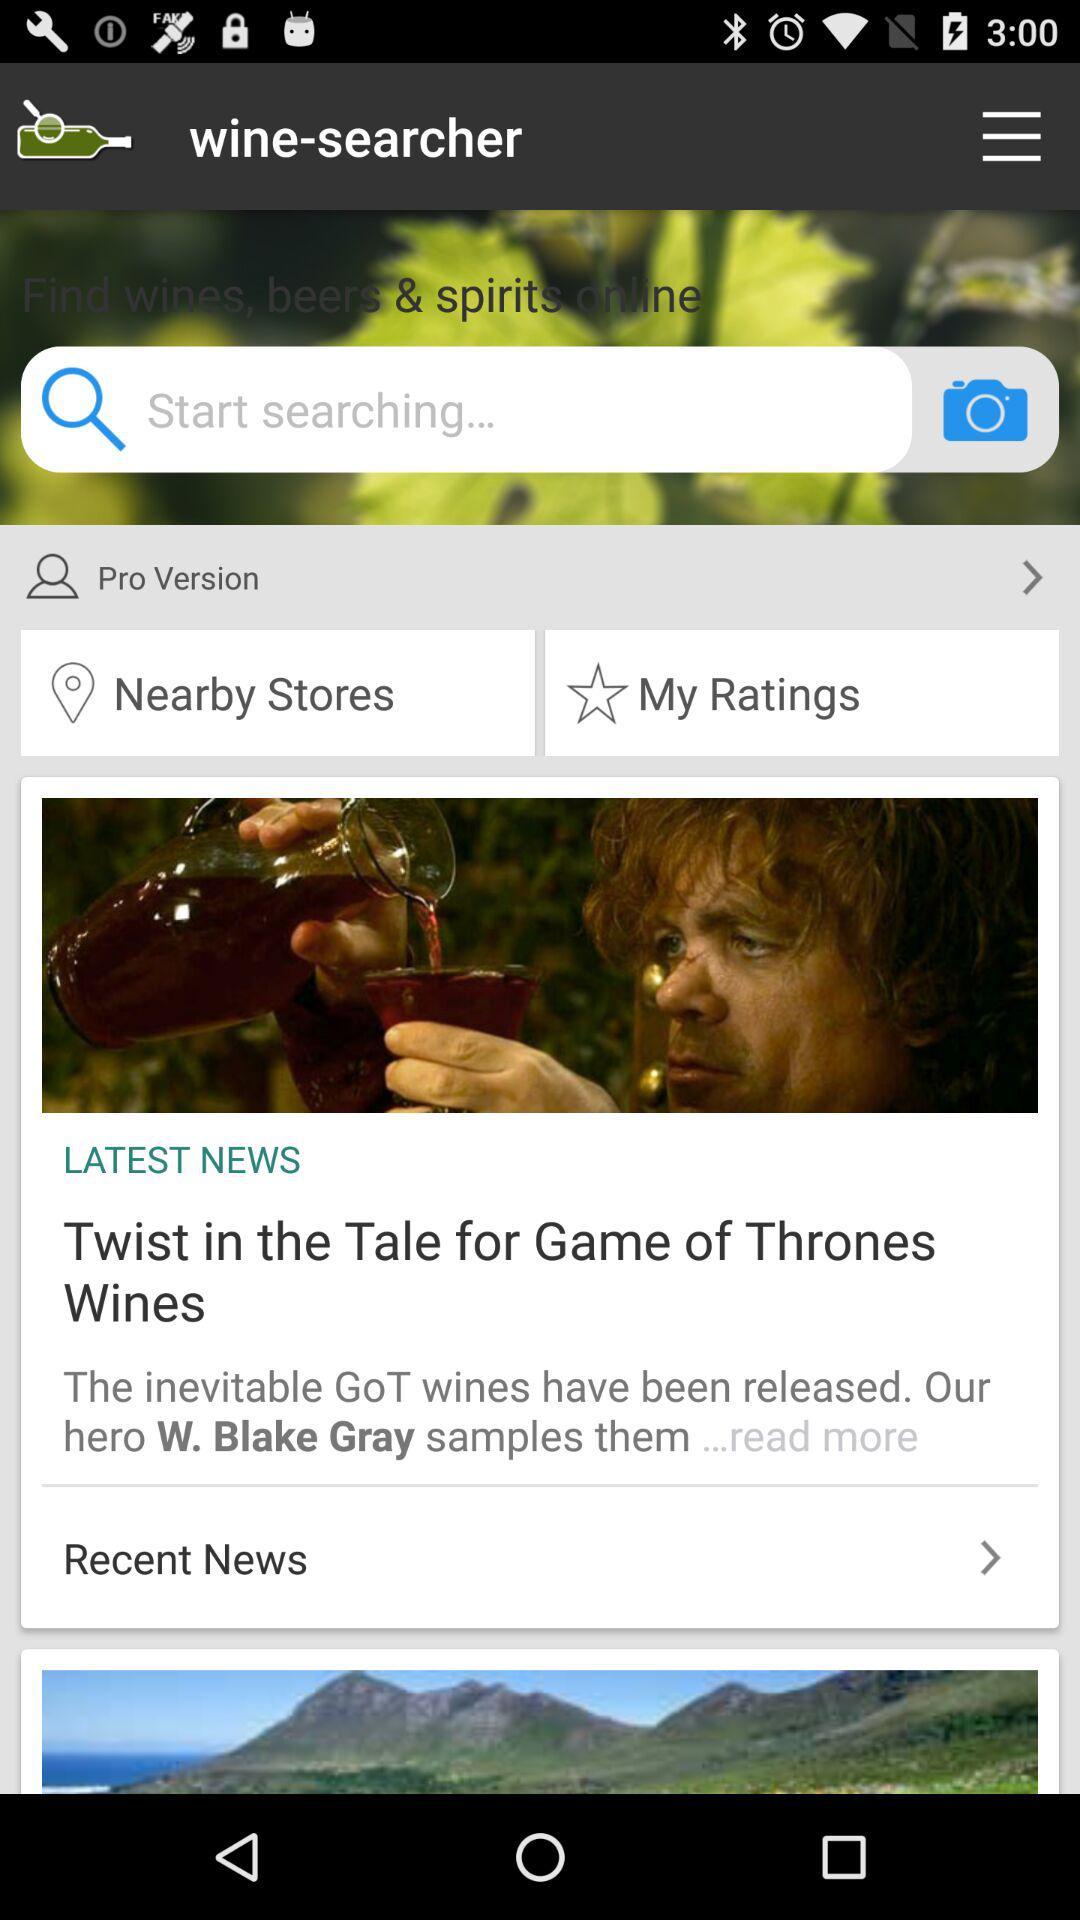 The image size is (1080, 1920). I want to click on search by photo button, so click(984, 408).